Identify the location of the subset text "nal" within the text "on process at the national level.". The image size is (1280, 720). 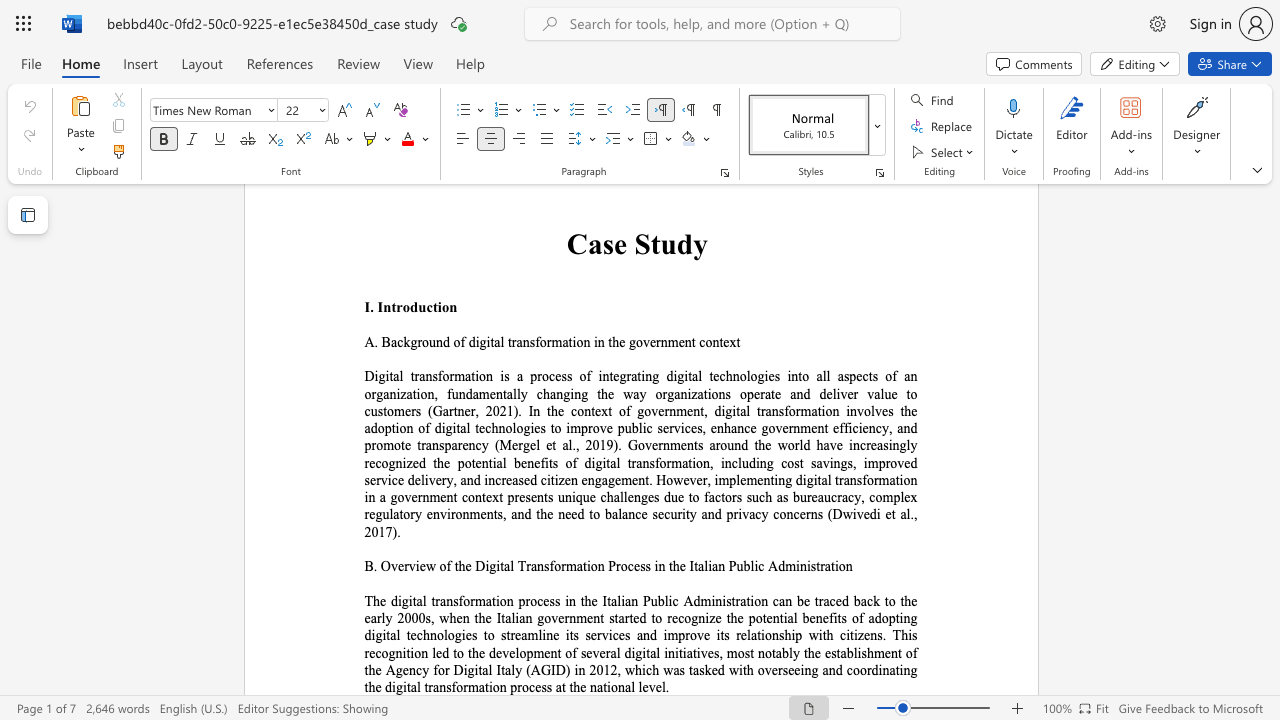
(616, 686).